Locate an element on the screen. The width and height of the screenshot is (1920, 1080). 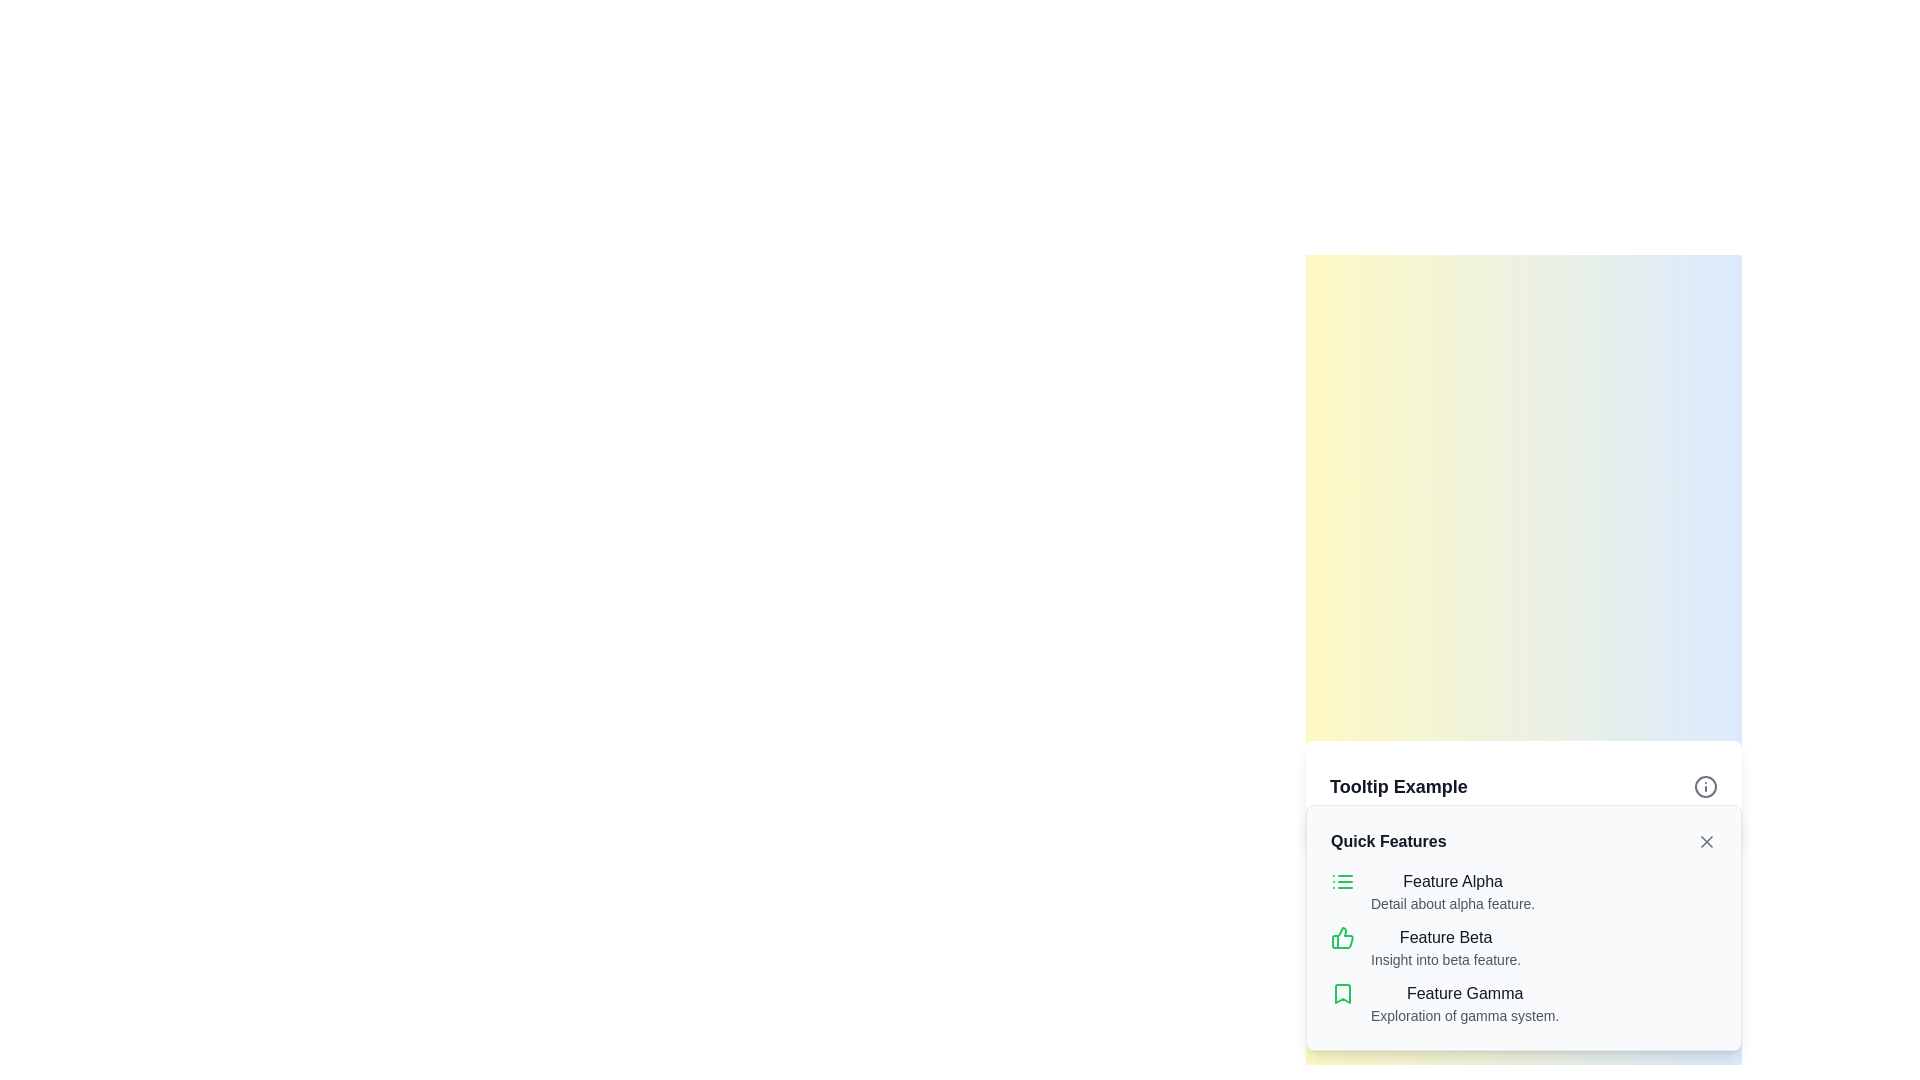
the informational help icon located at the top-right corner of the 'Tooltip Example' header is located at coordinates (1704, 785).